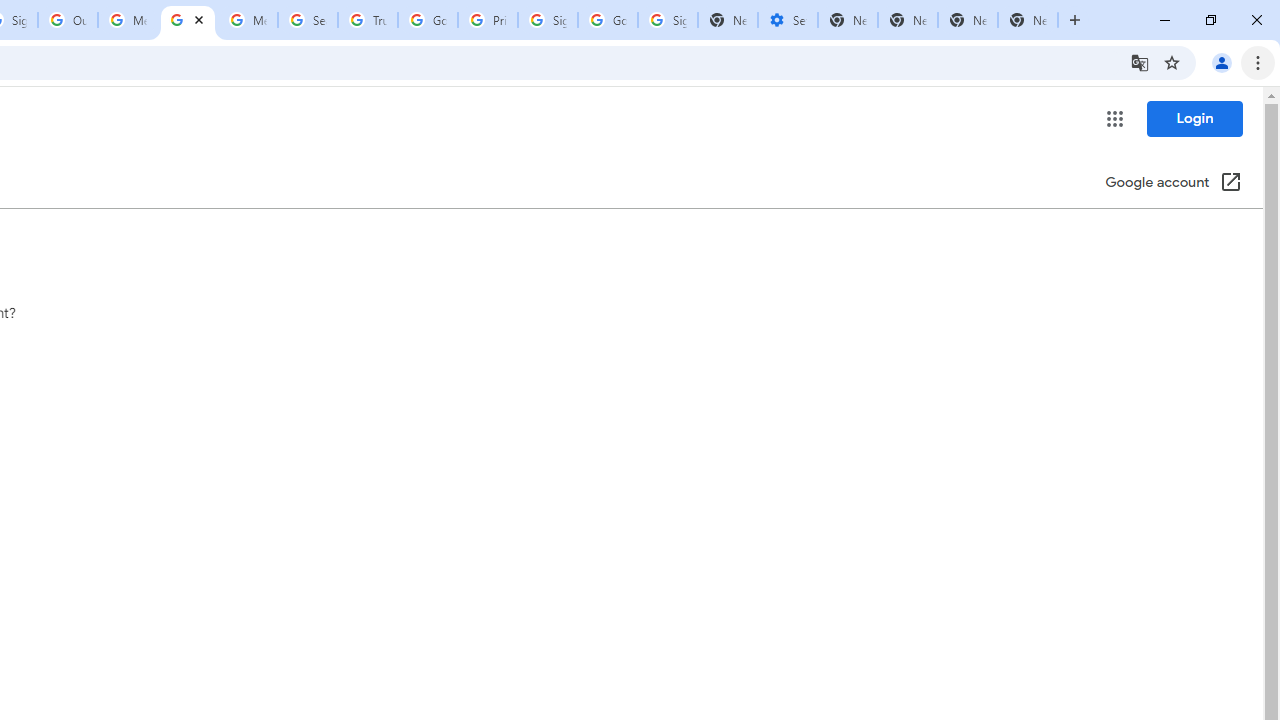 This screenshot has height=720, width=1280. What do you see at coordinates (1194, 118) in the screenshot?
I see `'Login'` at bounding box center [1194, 118].